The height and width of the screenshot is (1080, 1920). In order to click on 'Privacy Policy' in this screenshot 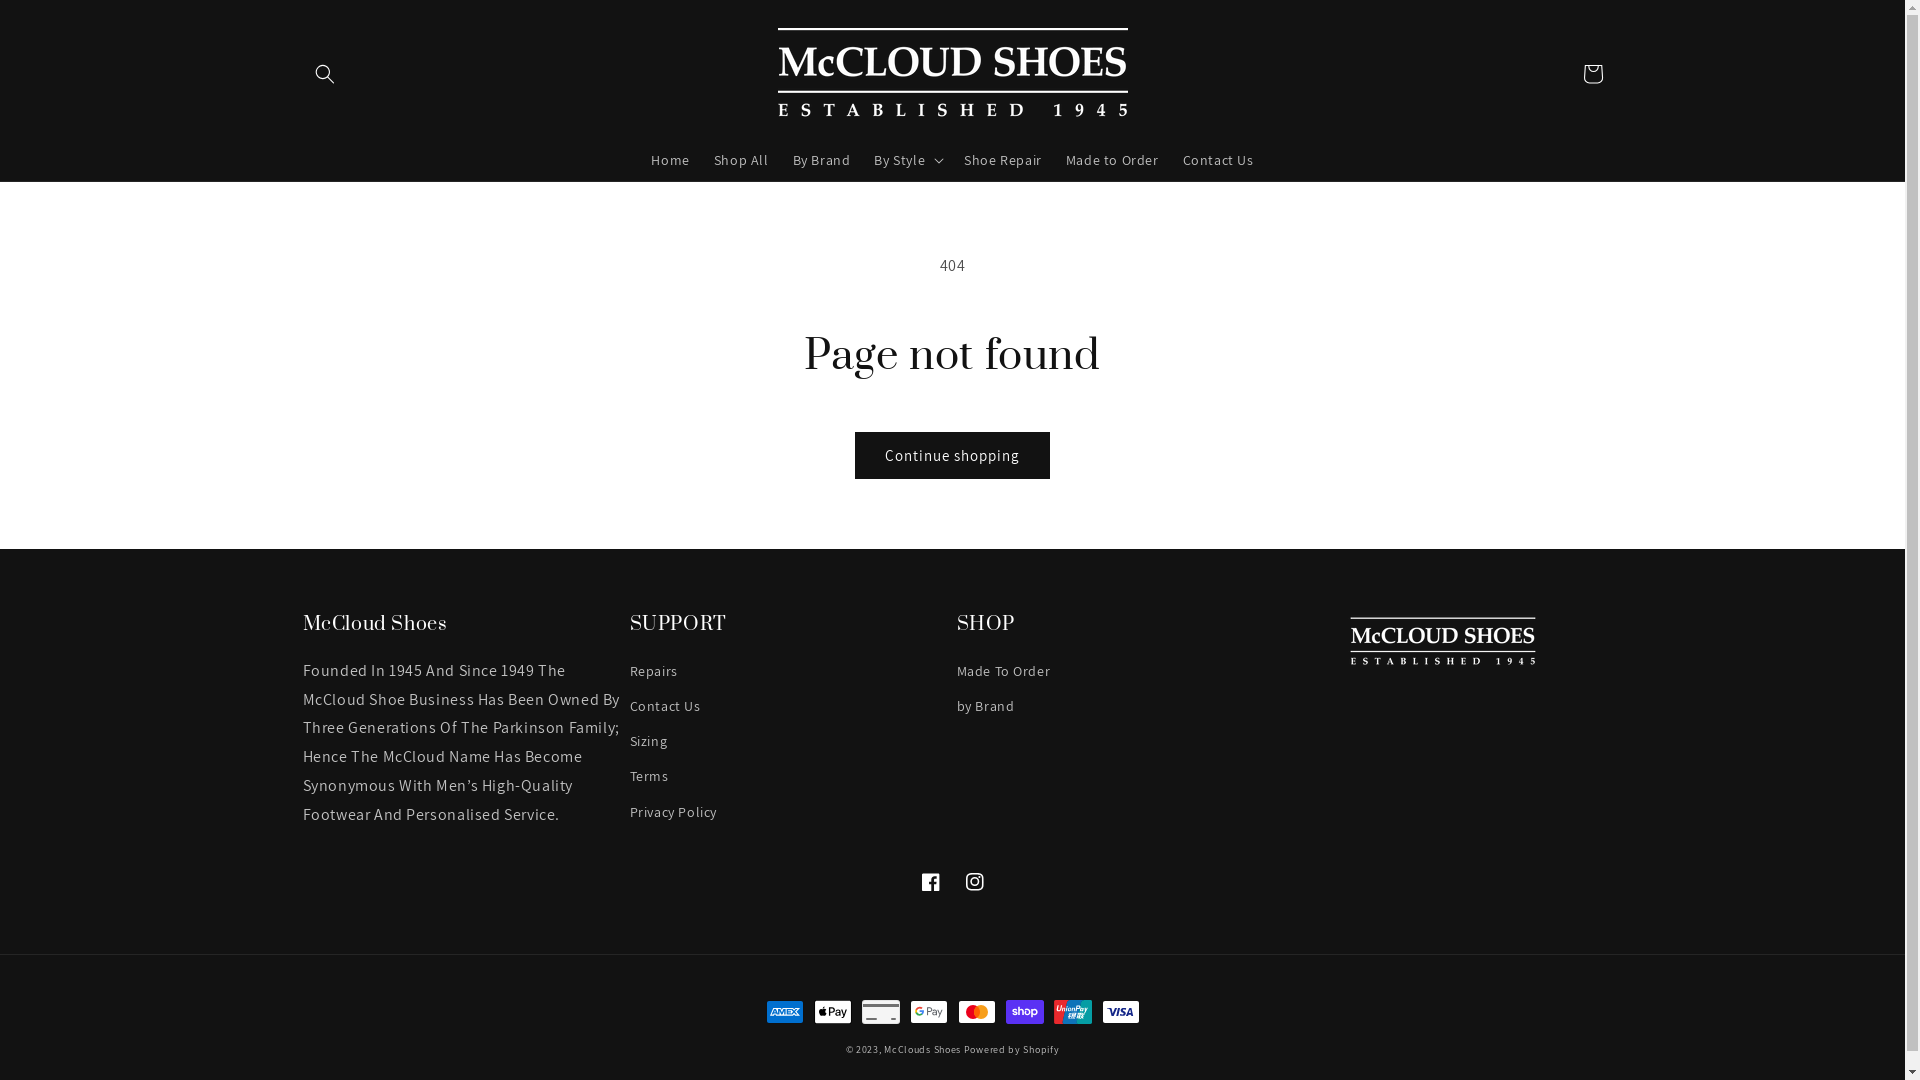, I will do `click(673, 812)`.